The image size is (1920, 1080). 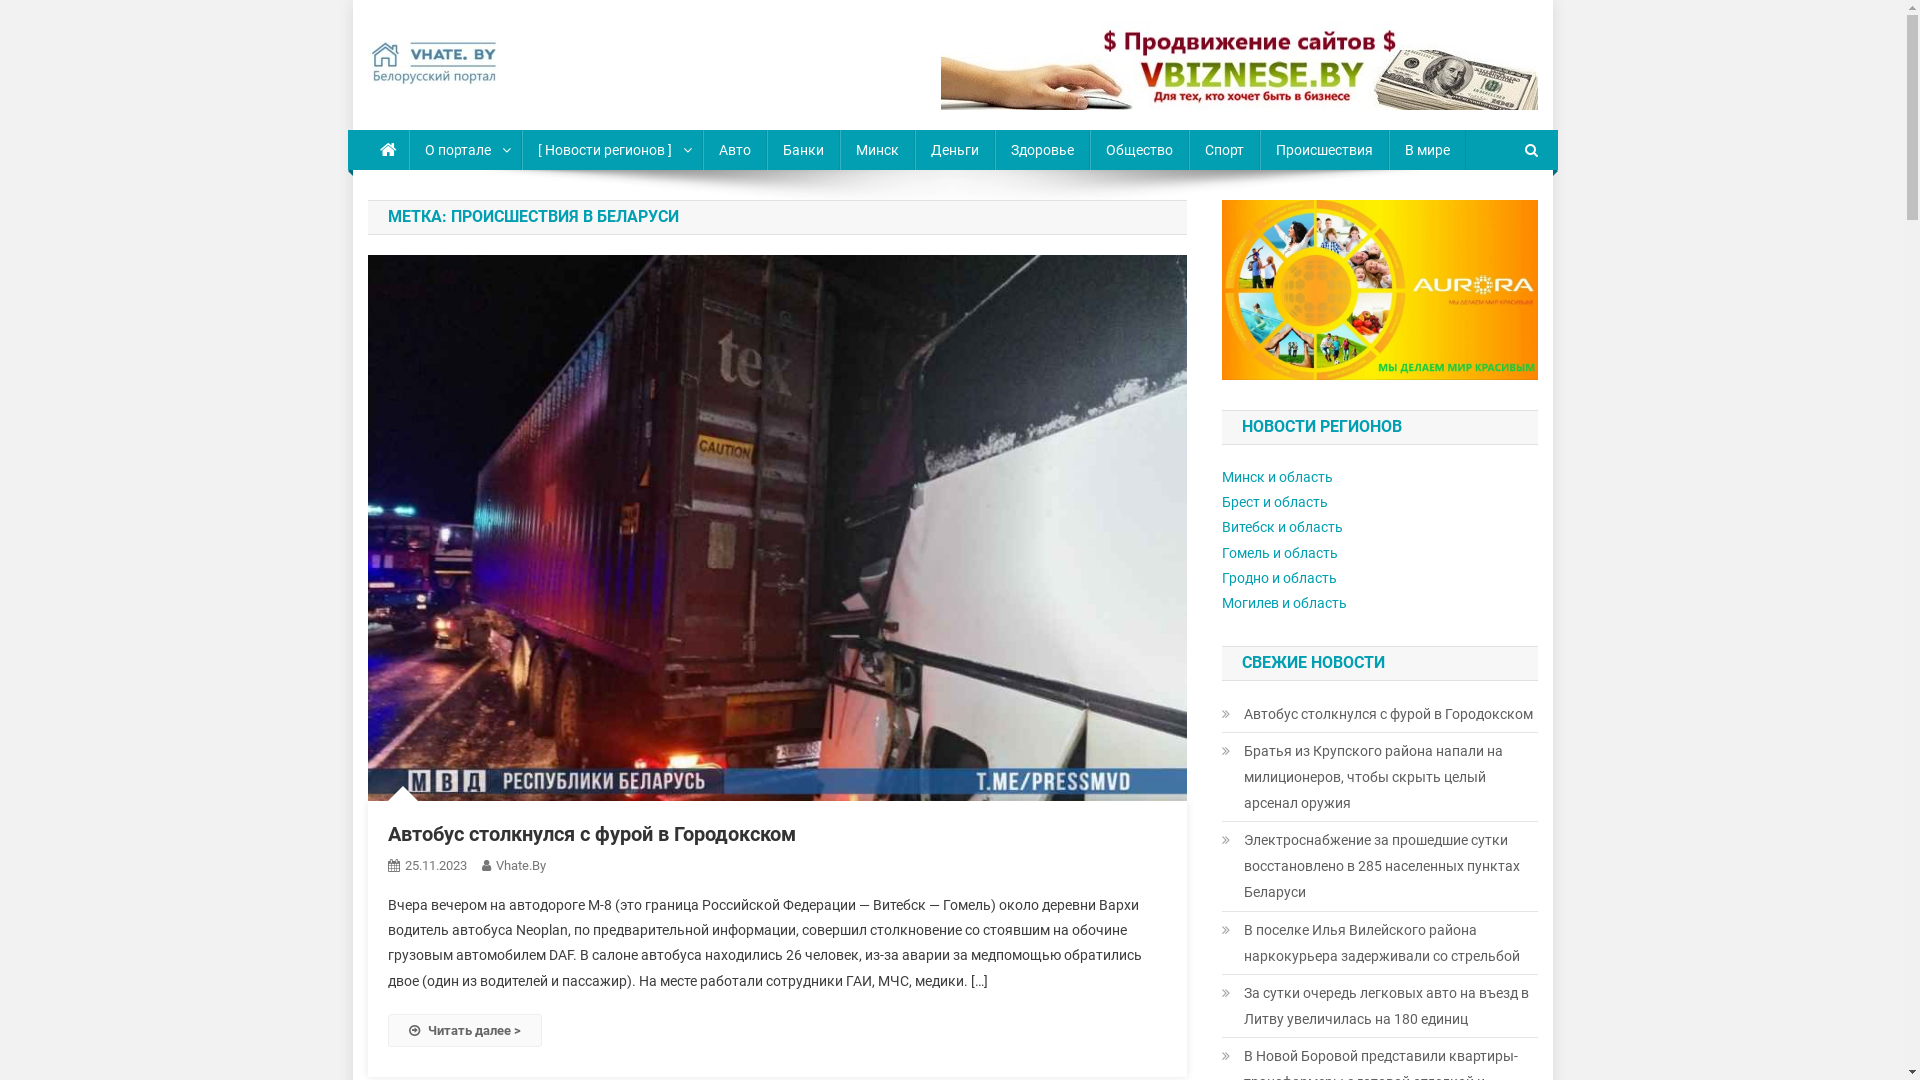 What do you see at coordinates (521, 864) in the screenshot?
I see `'Vhate.By'` at bounding box center [521, 864].